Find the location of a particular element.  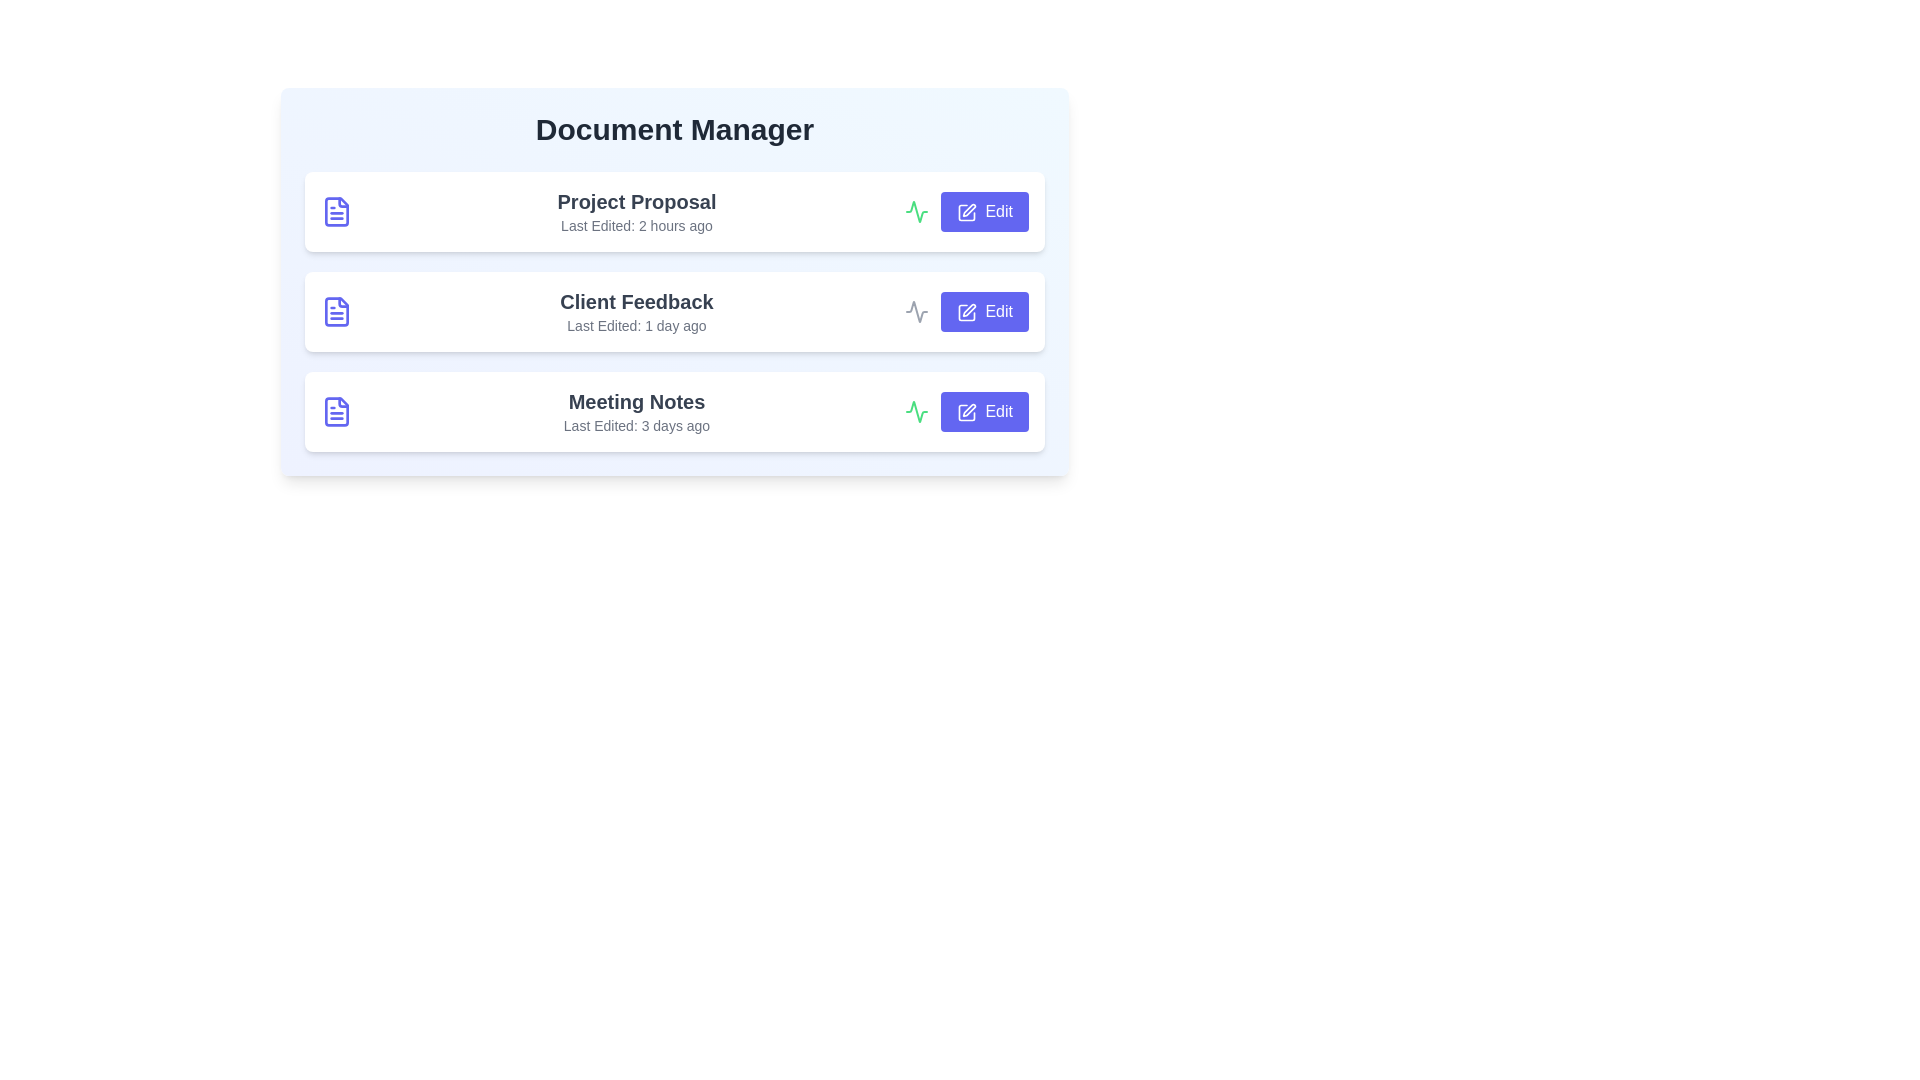

the 'Edit' button for the document titled 'Meeting Notes' is located at coordinates (984, 411).